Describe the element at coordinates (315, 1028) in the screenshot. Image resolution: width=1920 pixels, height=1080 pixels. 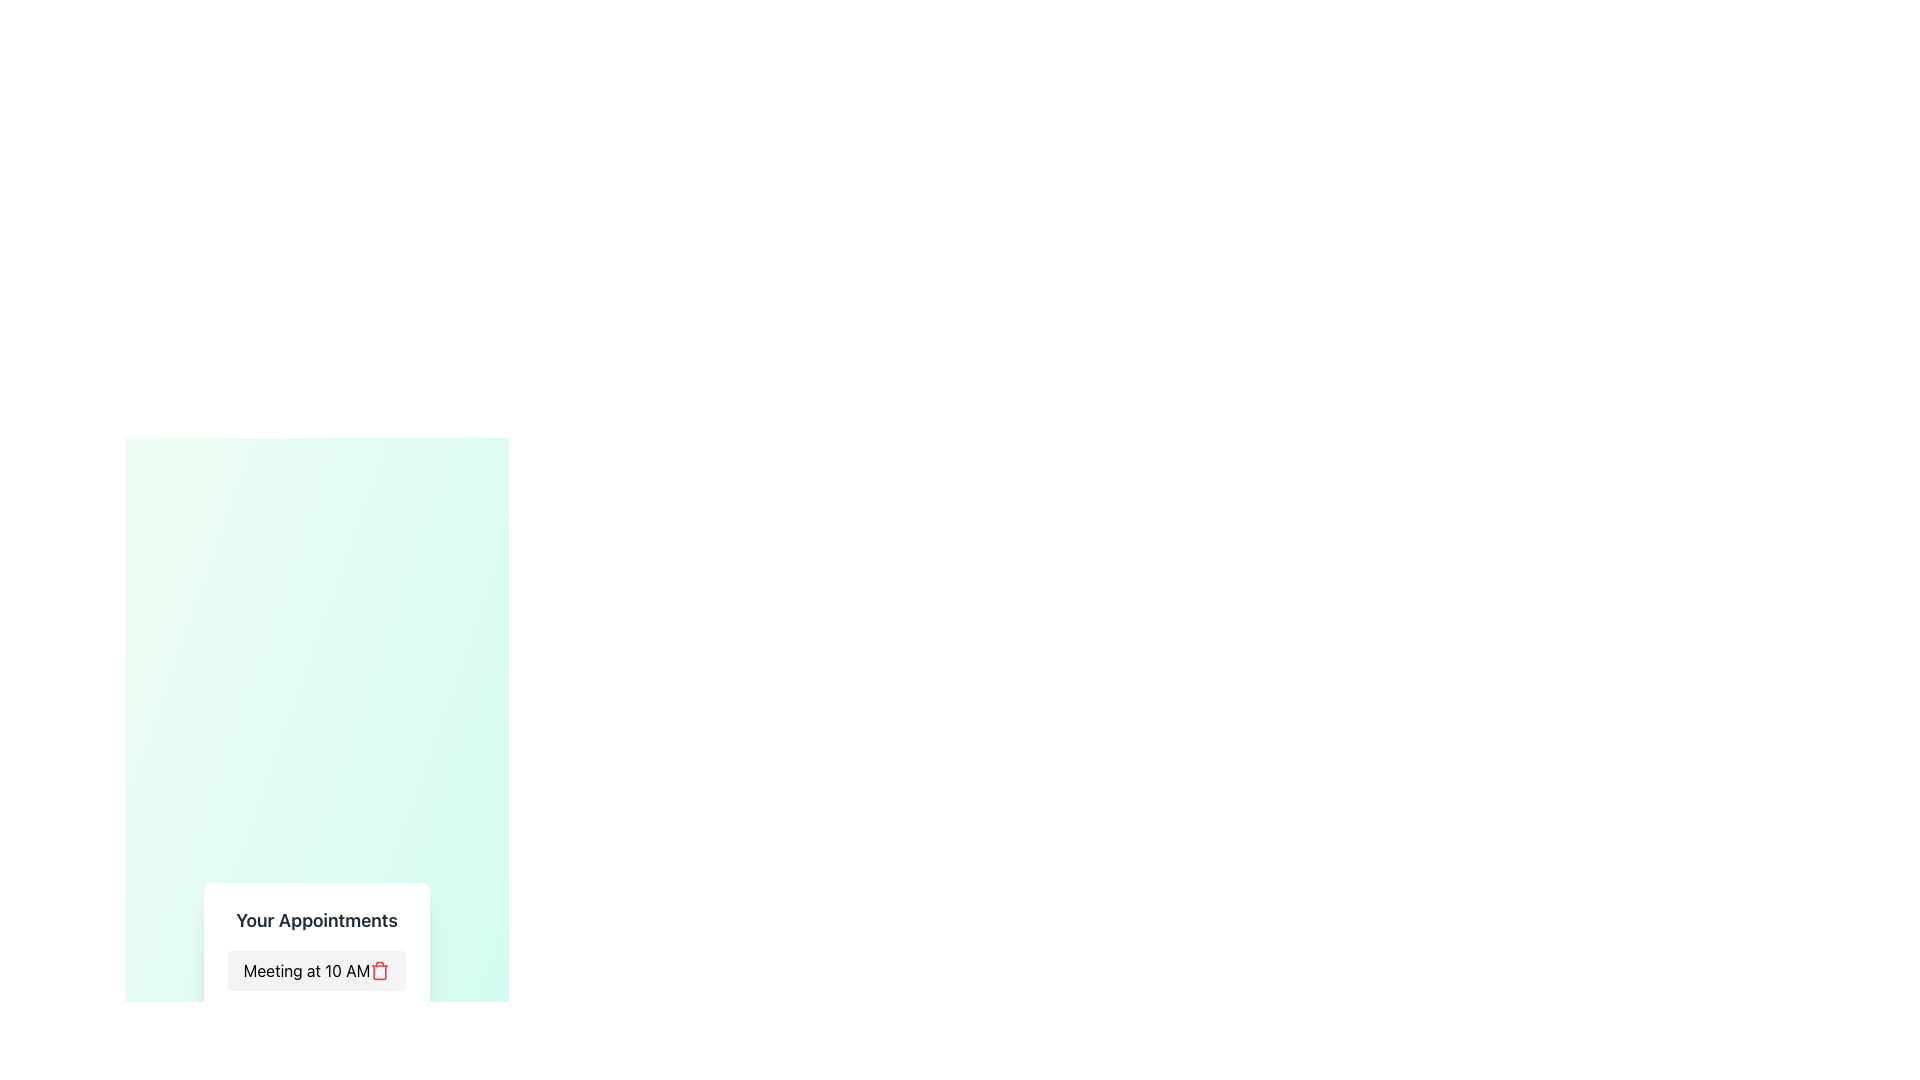
I see `the 'Clear All' button with a red background and rounded corners located at the bottom of the 'Your Appointments' section to clear all appointments` at that location.